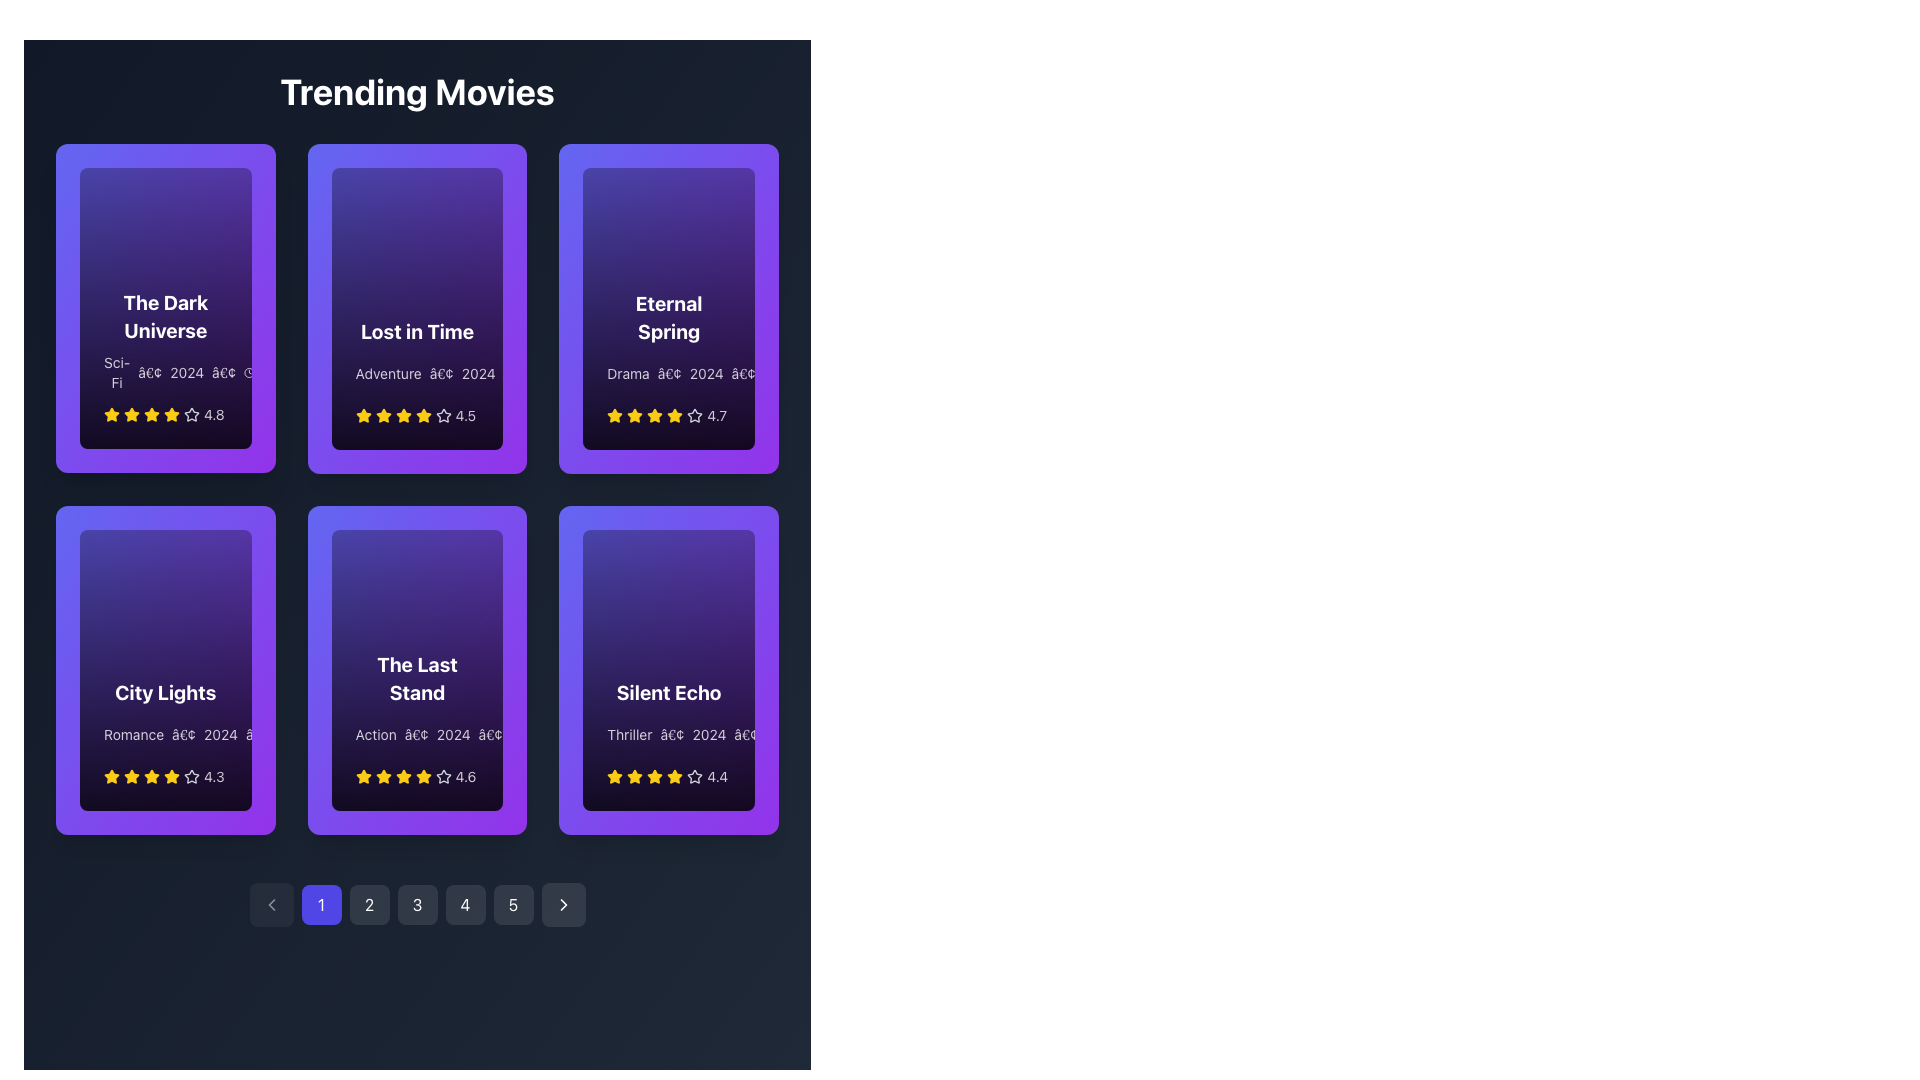 The height and width of the screenshot is (1080, 1920). Describe the element at coordinates (172, 774) in the screenshot. I see `the fifth star icon` at that location.